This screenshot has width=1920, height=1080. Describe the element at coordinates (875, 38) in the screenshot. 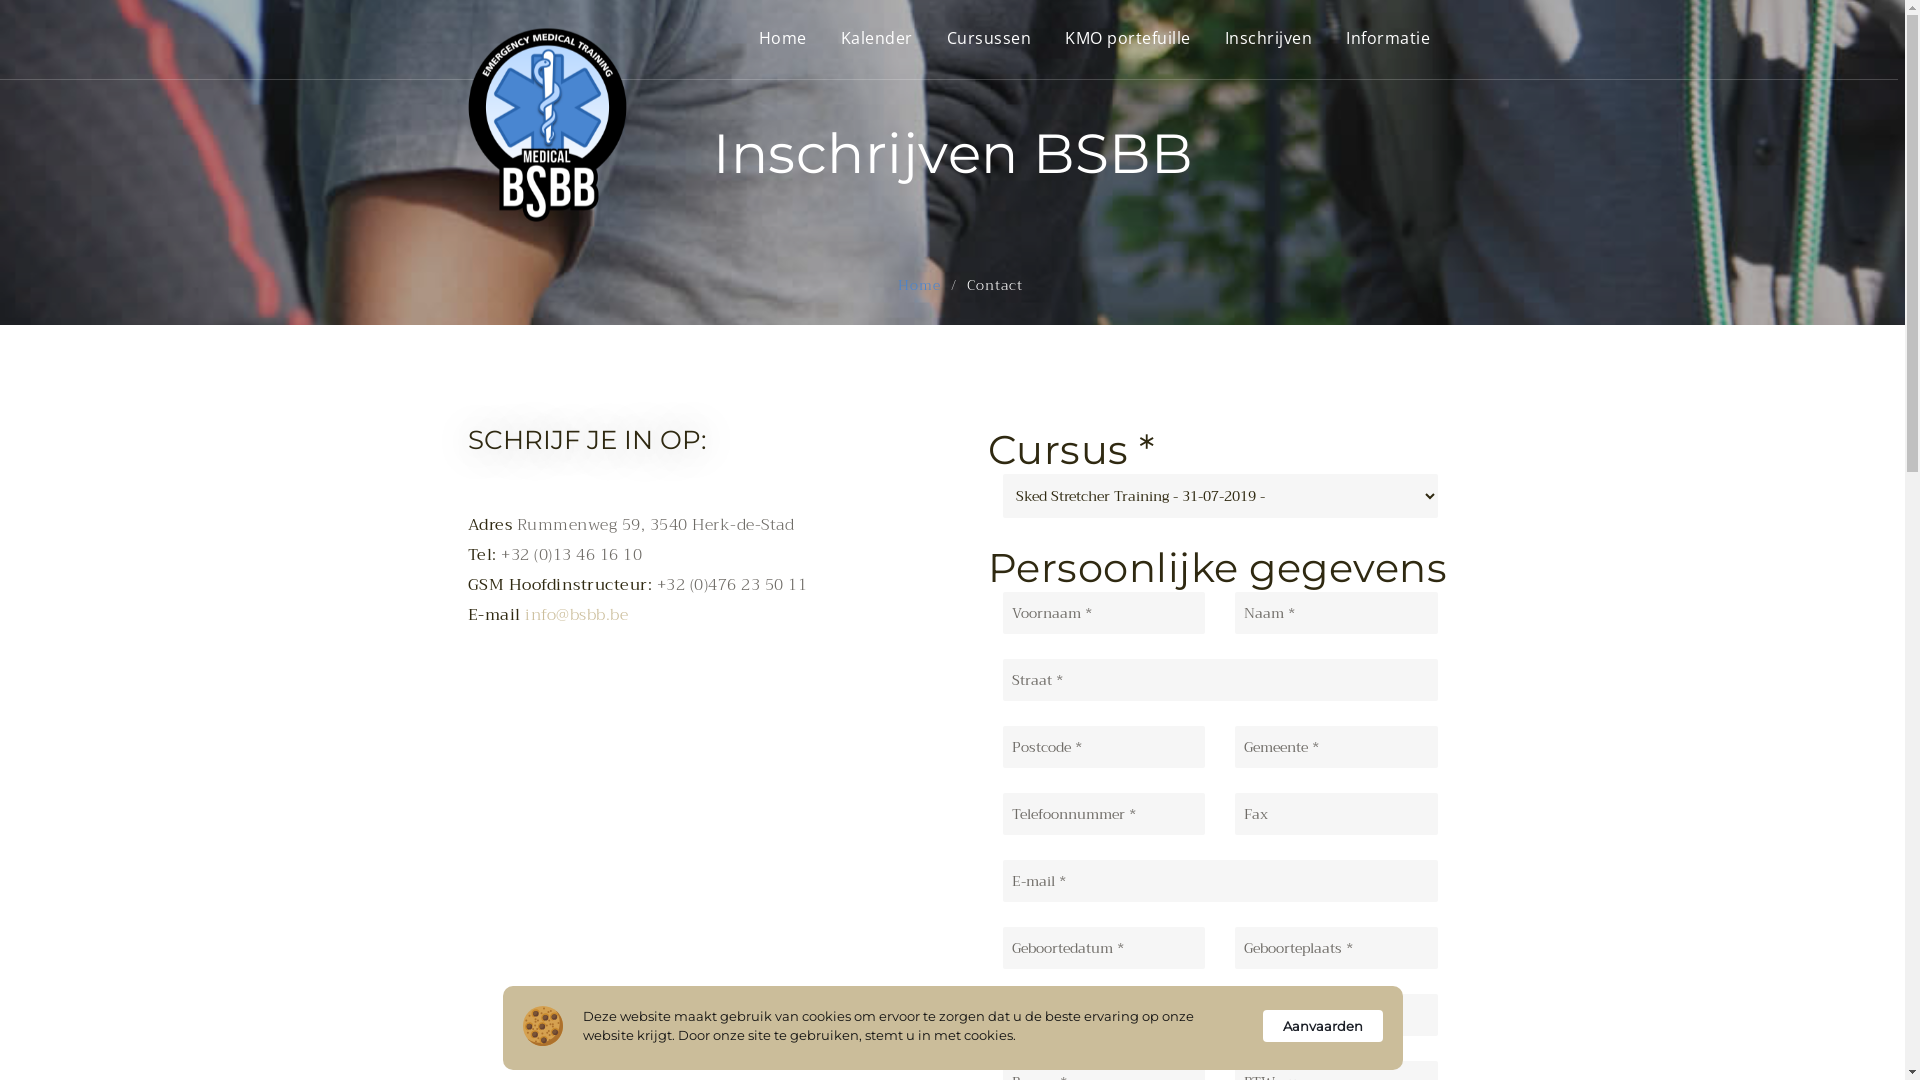

I see `'Kalender'` at that location.